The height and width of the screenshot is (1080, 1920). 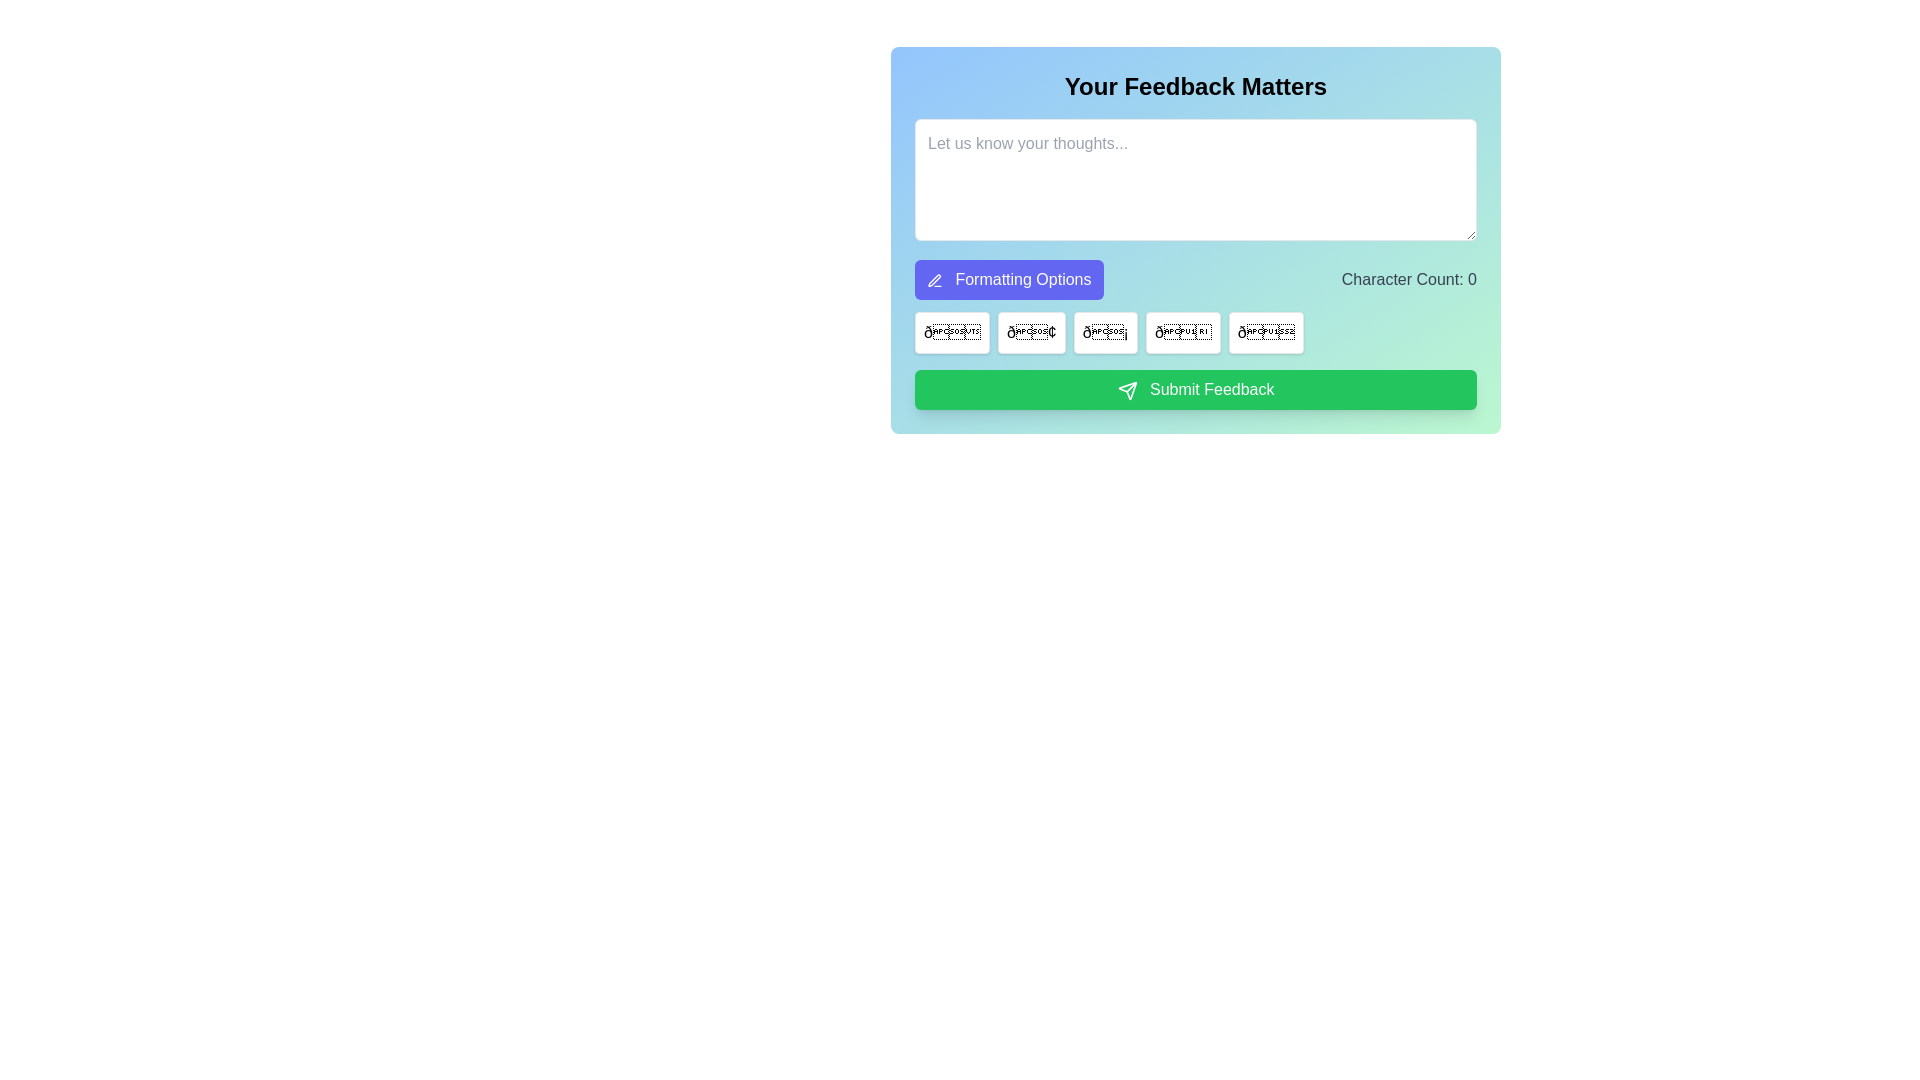 What do you see at coordinates (1127, 390) in the screenshot?
I see `the SVG icon that represents the action of sending the feedback form, located within the green 'Submit Feedback' button at the bottom center of the feedback form interface` at bounding box center [1127, 390].